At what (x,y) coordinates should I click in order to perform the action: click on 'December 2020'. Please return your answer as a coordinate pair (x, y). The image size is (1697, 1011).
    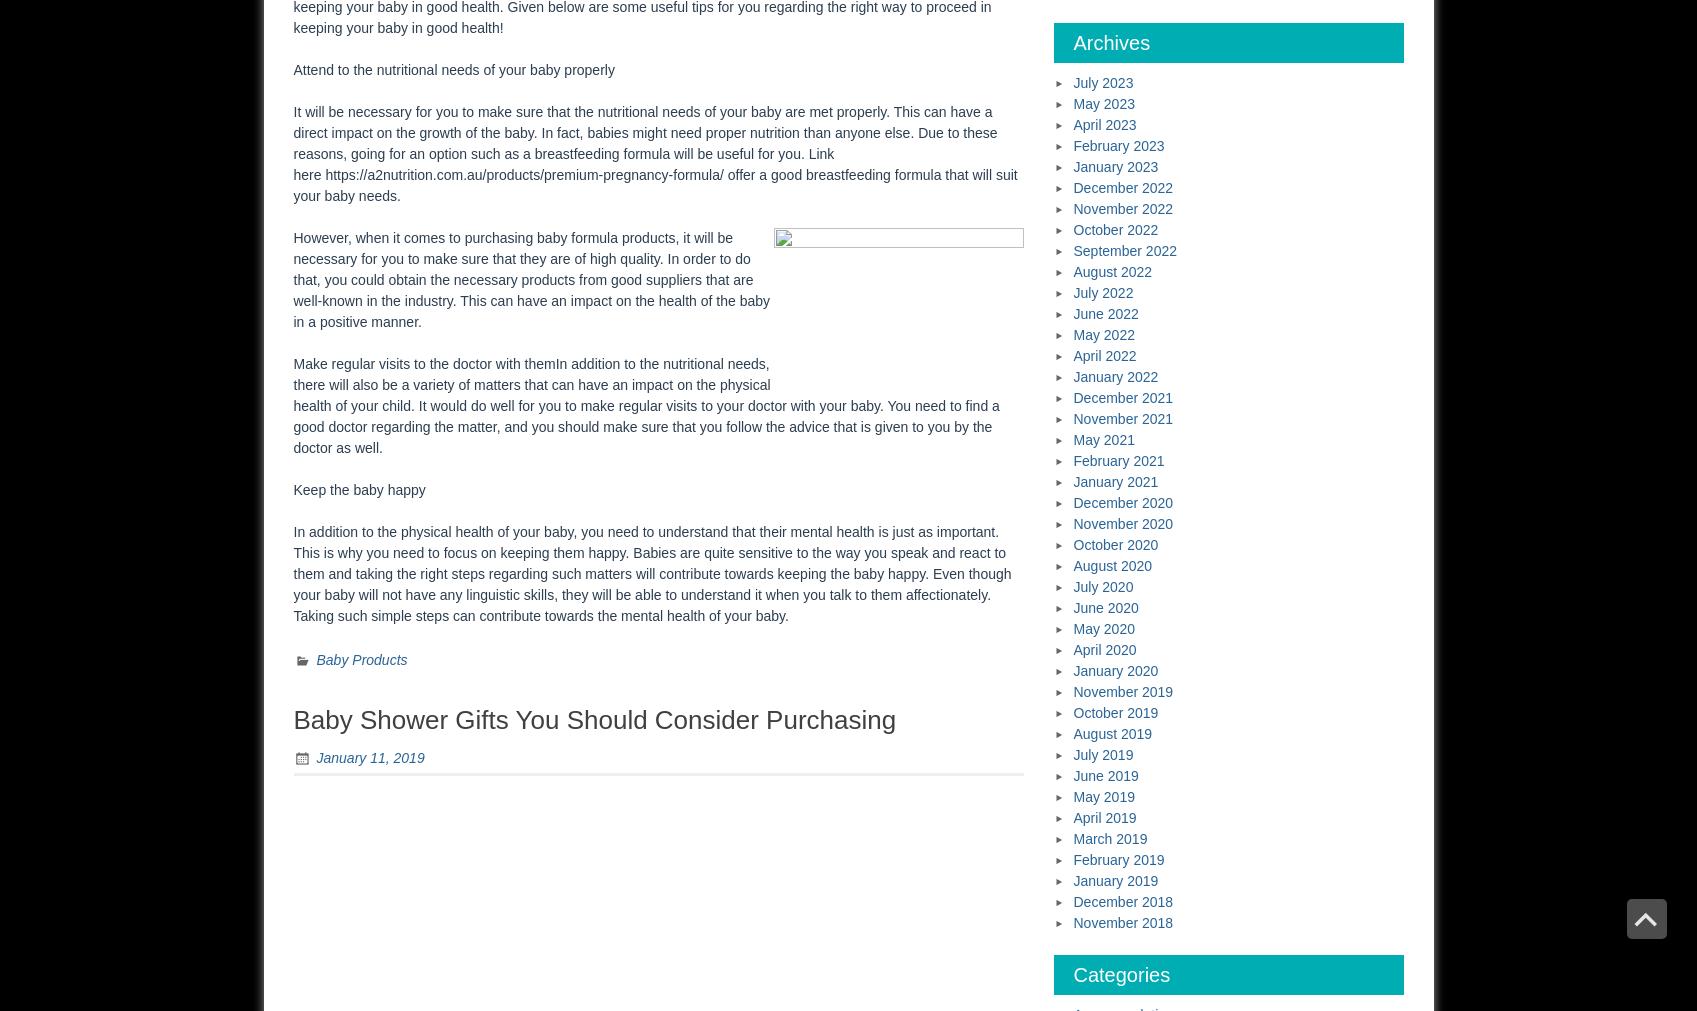
    Looking at the image, I should click on (1123, 500).